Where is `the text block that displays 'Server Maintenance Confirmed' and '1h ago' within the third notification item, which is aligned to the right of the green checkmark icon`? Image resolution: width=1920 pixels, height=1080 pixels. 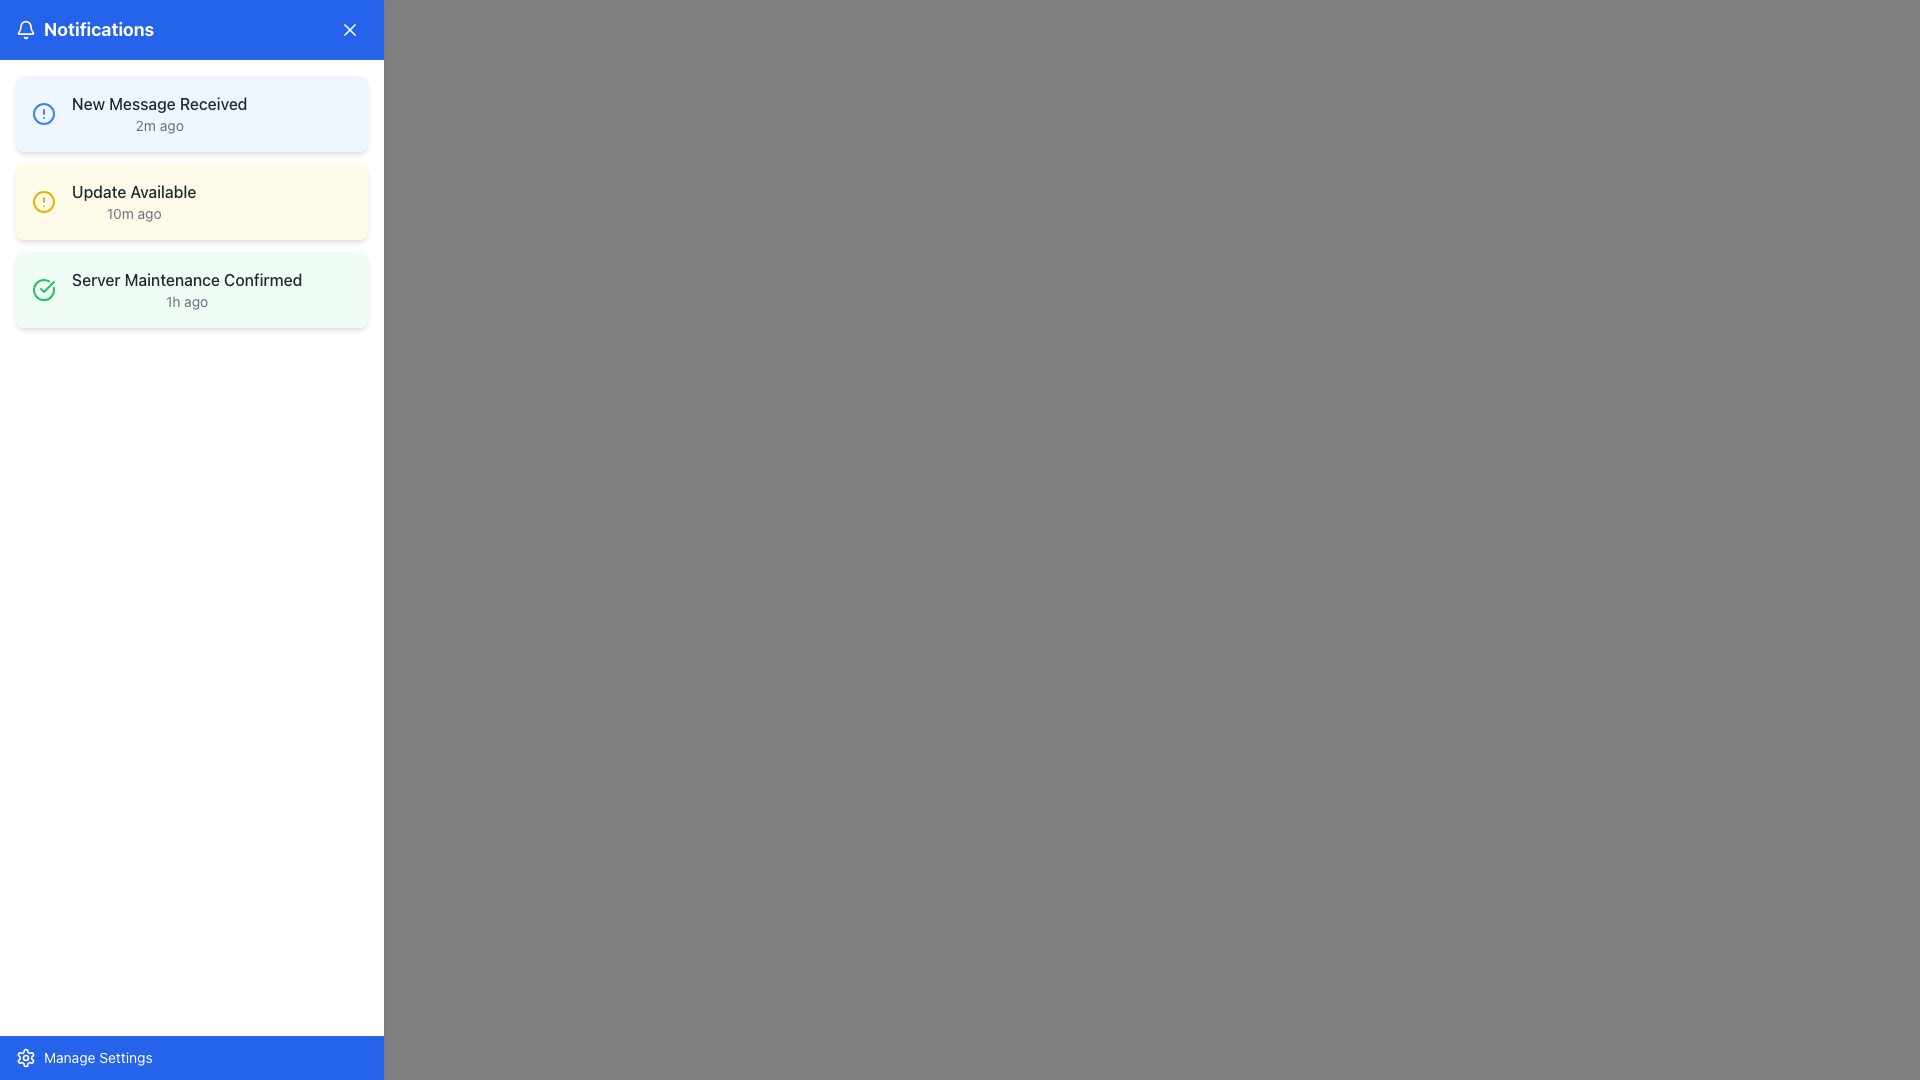 the text block that displays 'Server Maintenance Confirmed' and '1h ago' within the third notification item, which is aligned to the right of the green checkmark icon is located at coordinates (187, 289).